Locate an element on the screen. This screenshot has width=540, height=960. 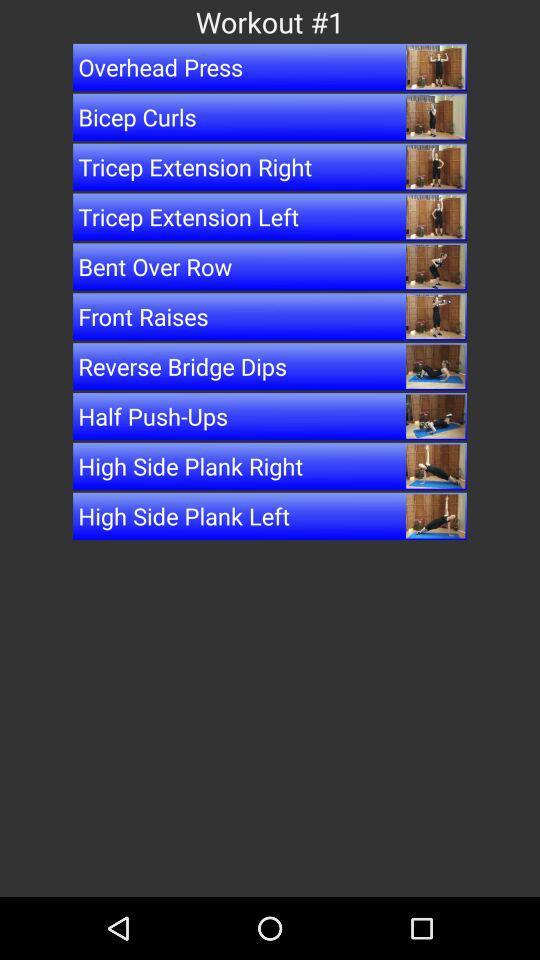
the app below the workout #1 icon is located at coordinates (270, 67).